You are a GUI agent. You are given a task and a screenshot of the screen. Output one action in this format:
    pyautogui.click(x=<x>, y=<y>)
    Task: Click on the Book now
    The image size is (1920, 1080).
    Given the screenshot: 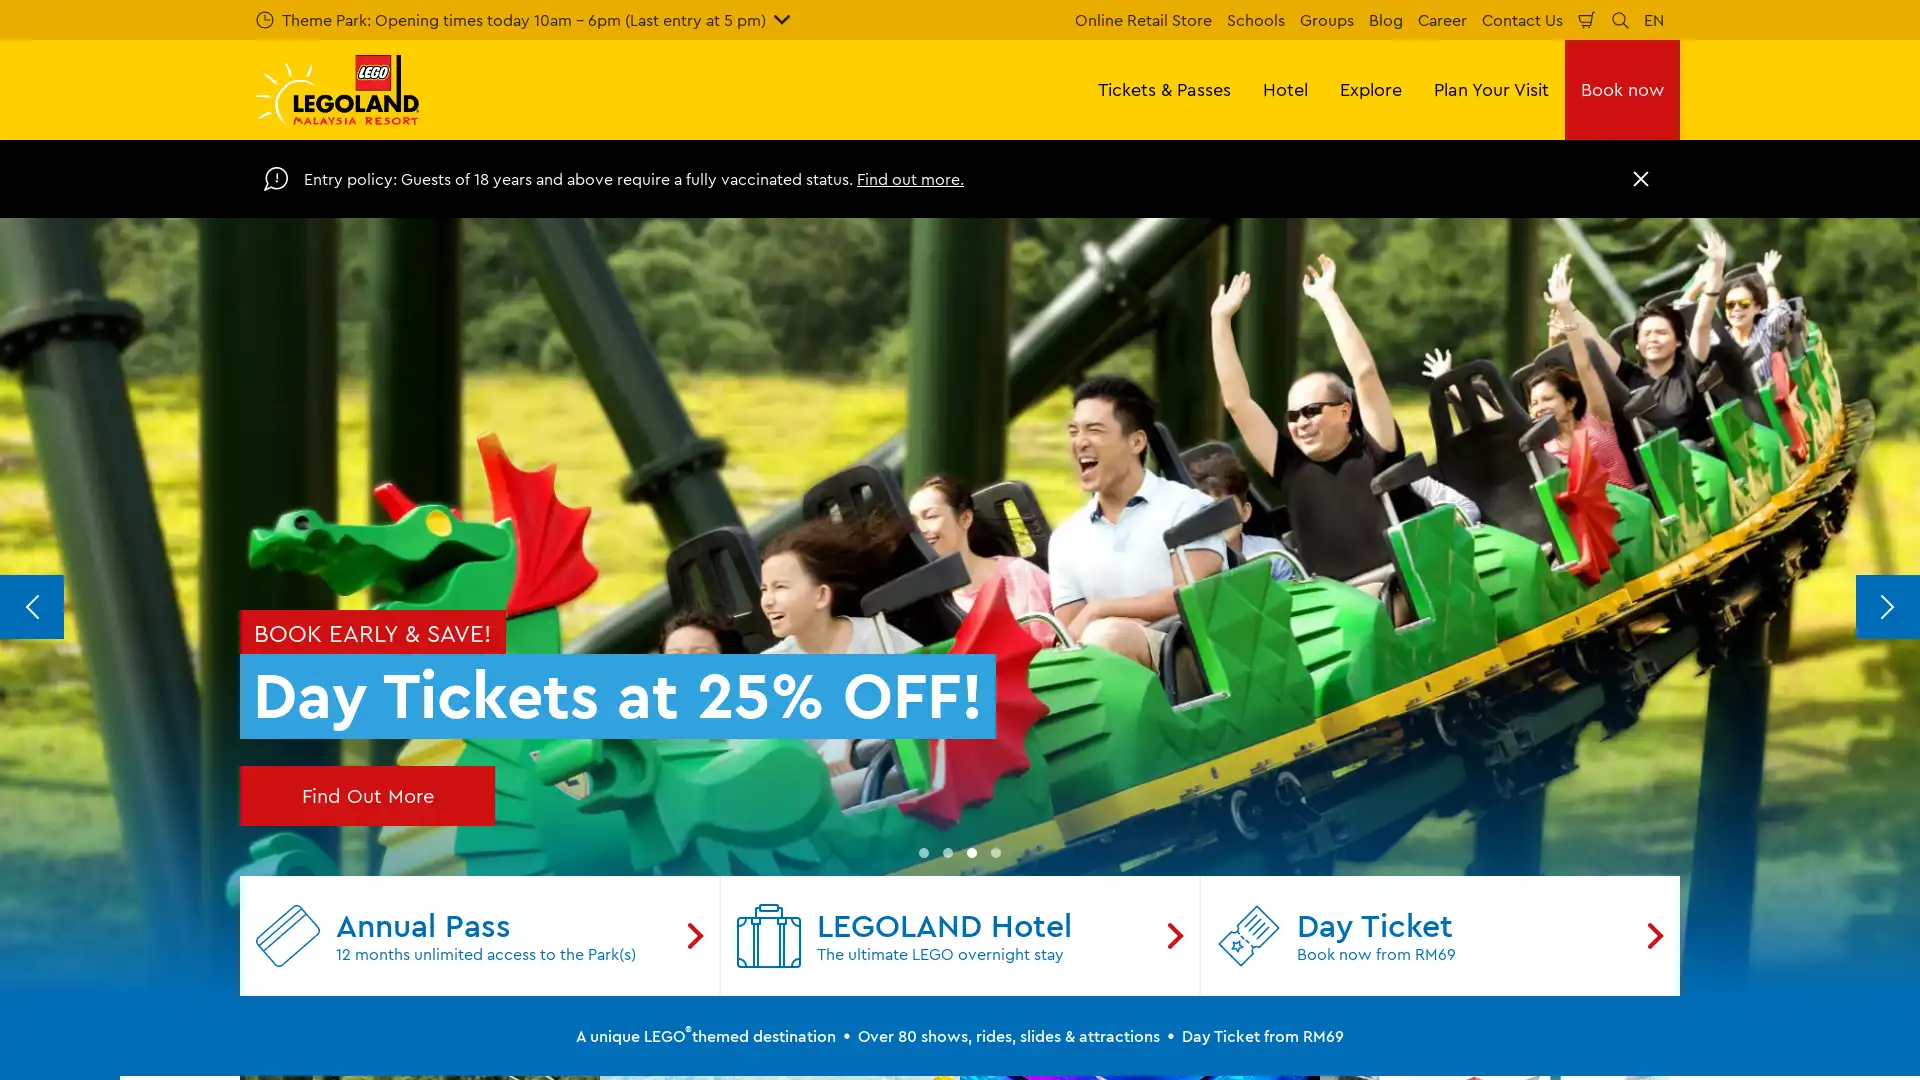 What is the action you would take?
    pyautogui.click(x=1622, y=88)
    